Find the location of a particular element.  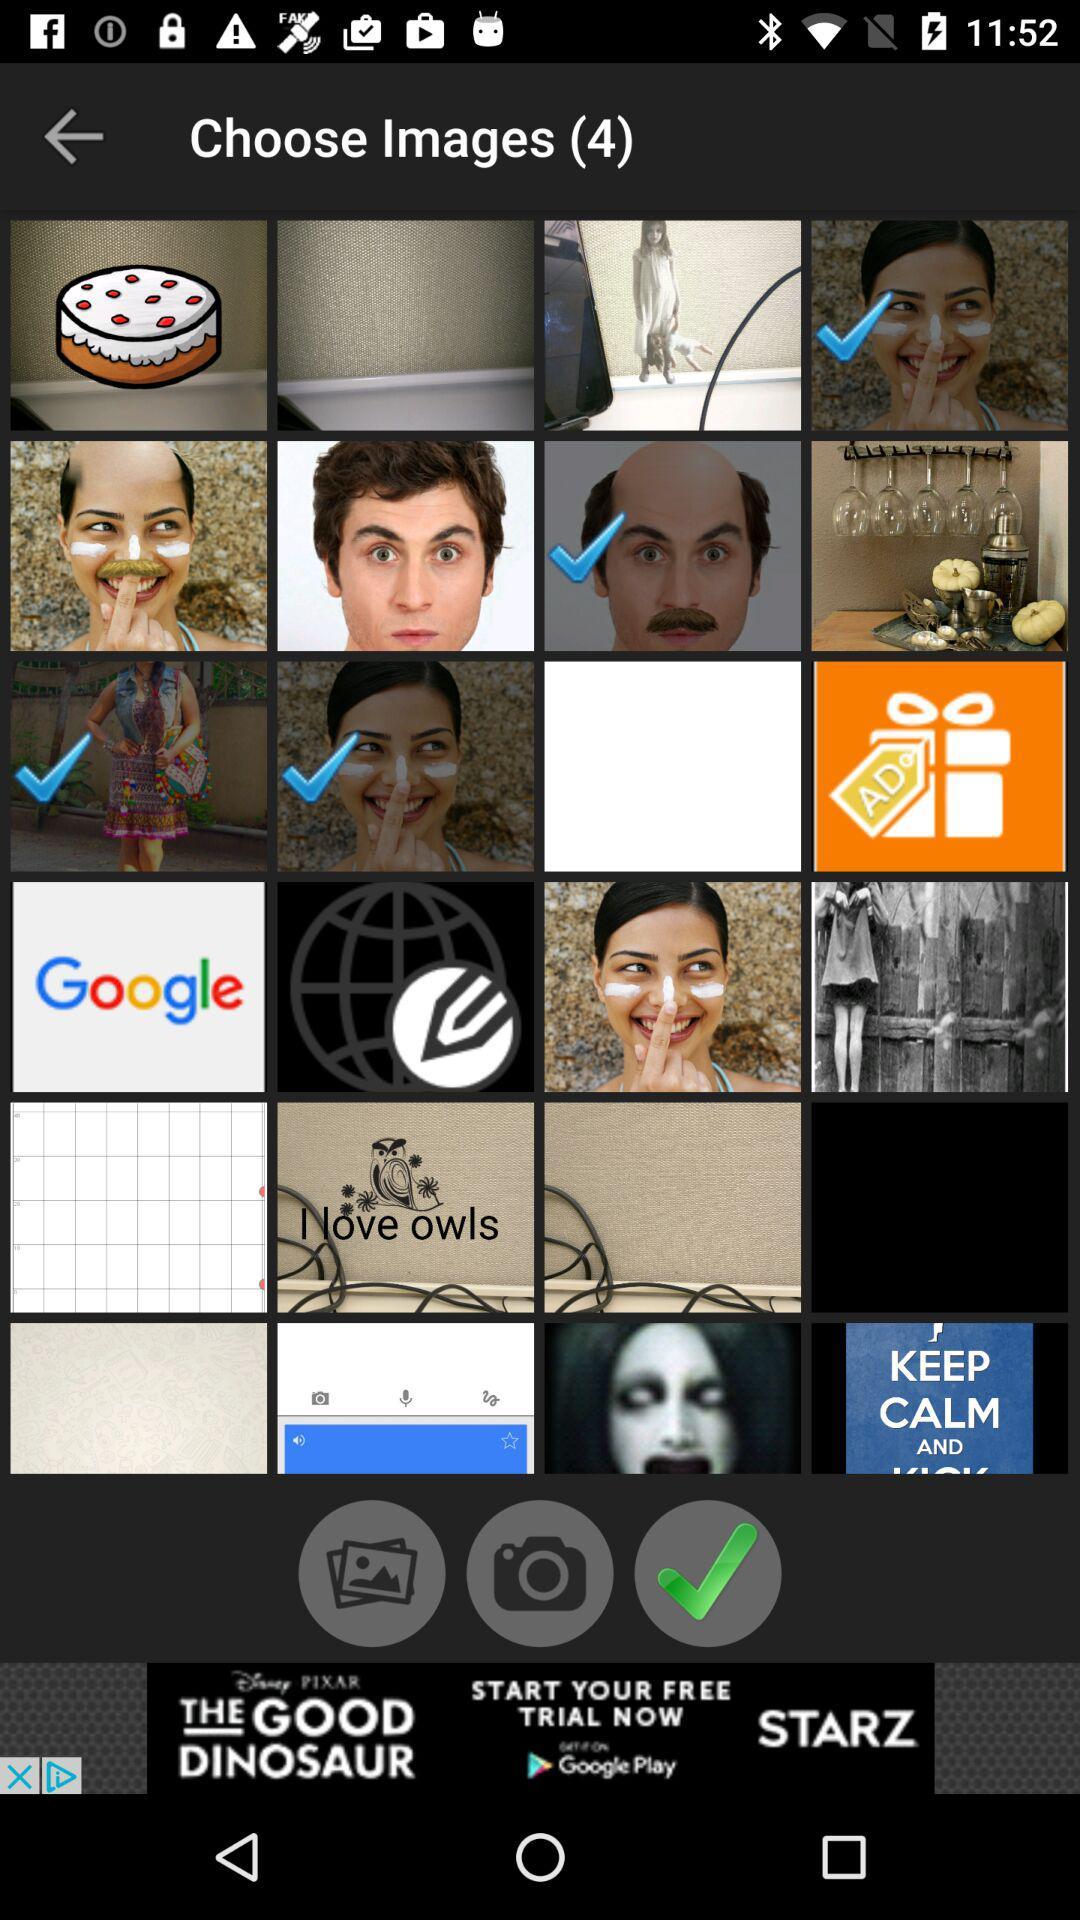

an image is located at coordinates (672, 1402).